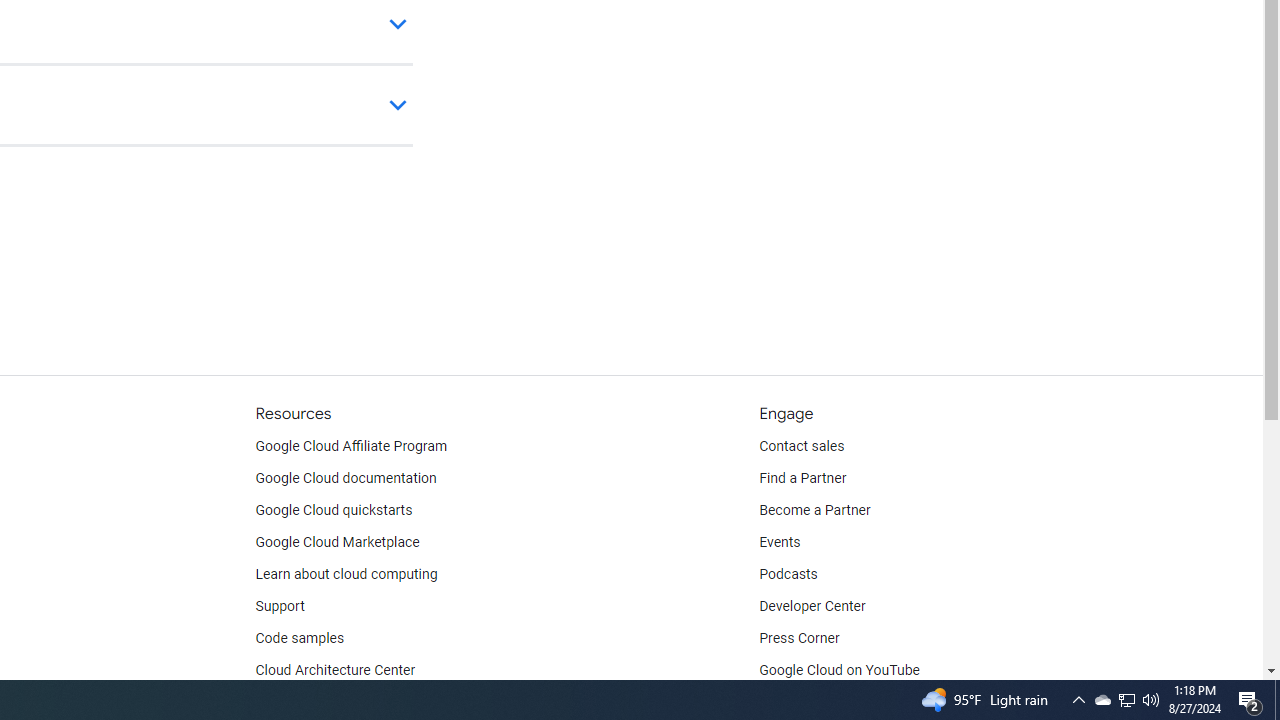 The image size is (1280, 720). Describe the element at coordinates (334, 510) in the screenshot. I see `'Google Cloud quickstarts'` at that location.